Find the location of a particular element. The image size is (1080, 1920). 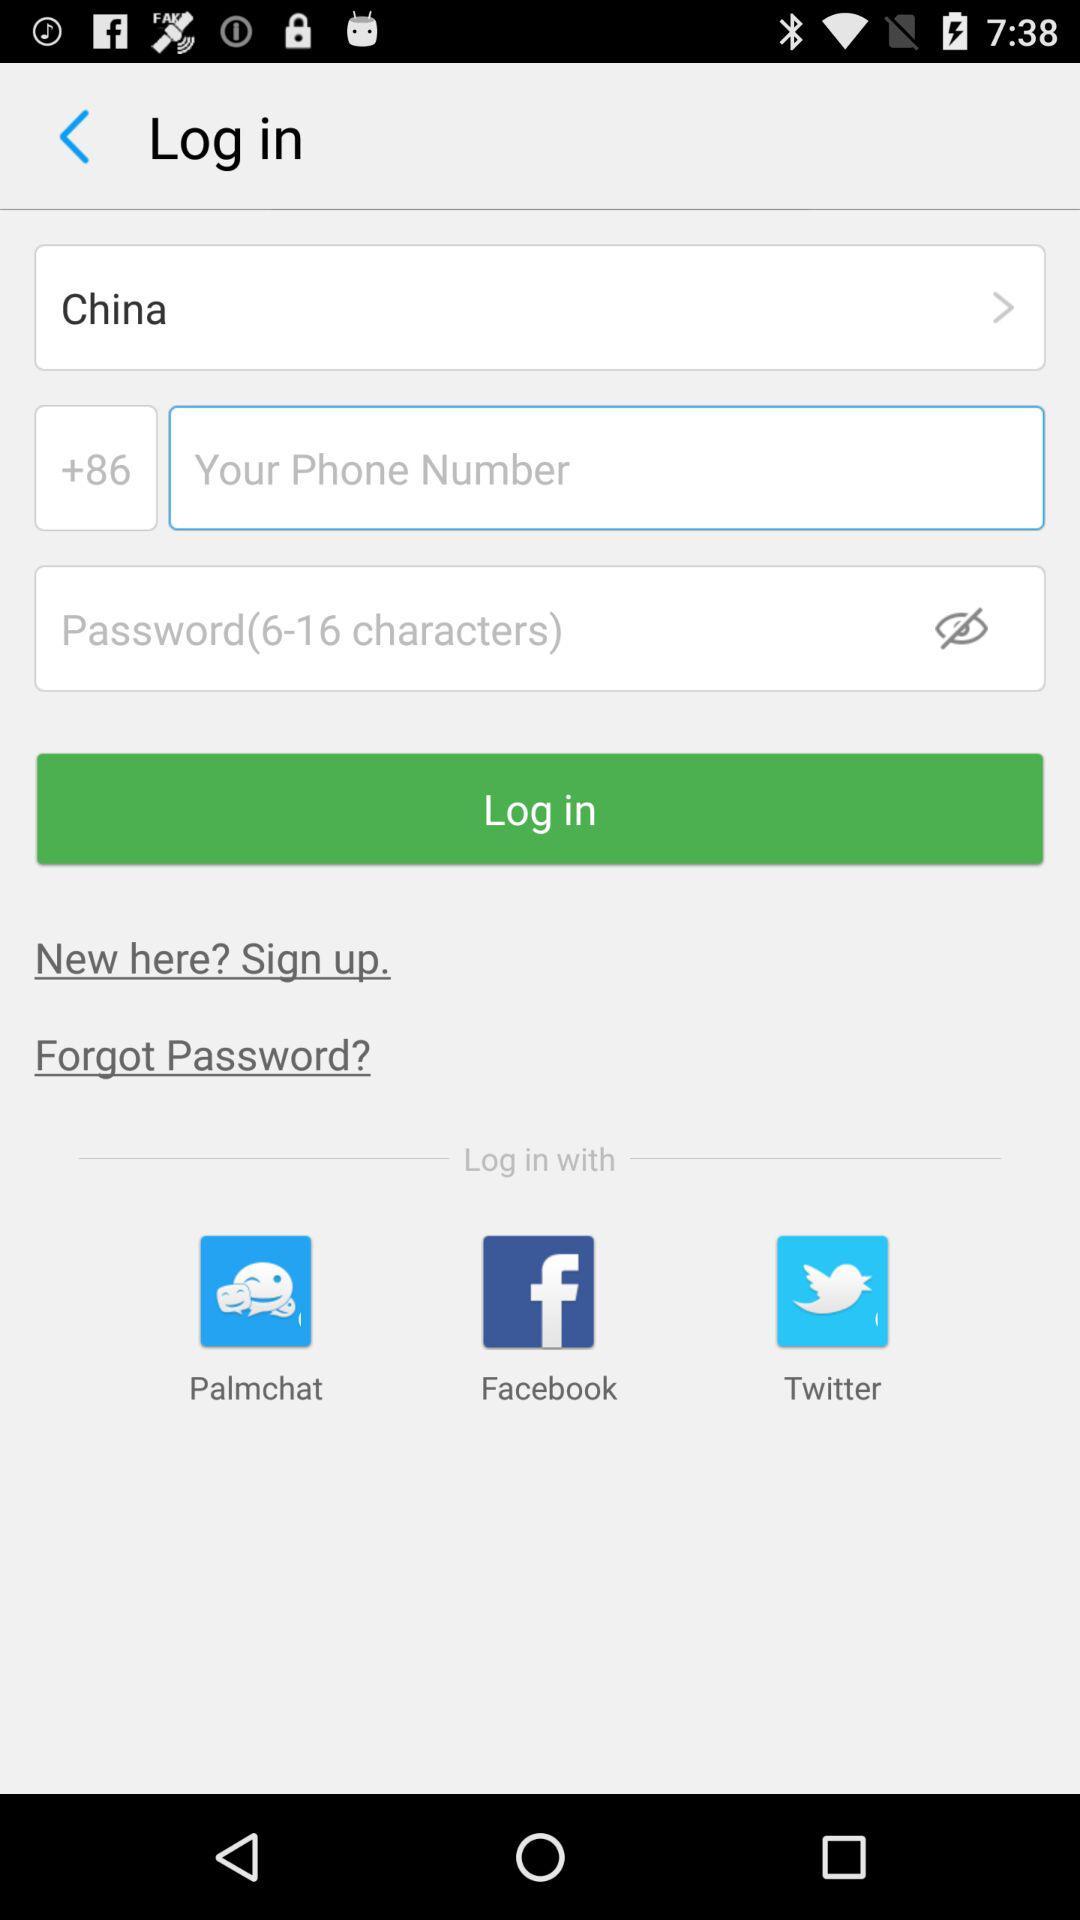

the icon next to the log in is located at coordinates (73, 135).